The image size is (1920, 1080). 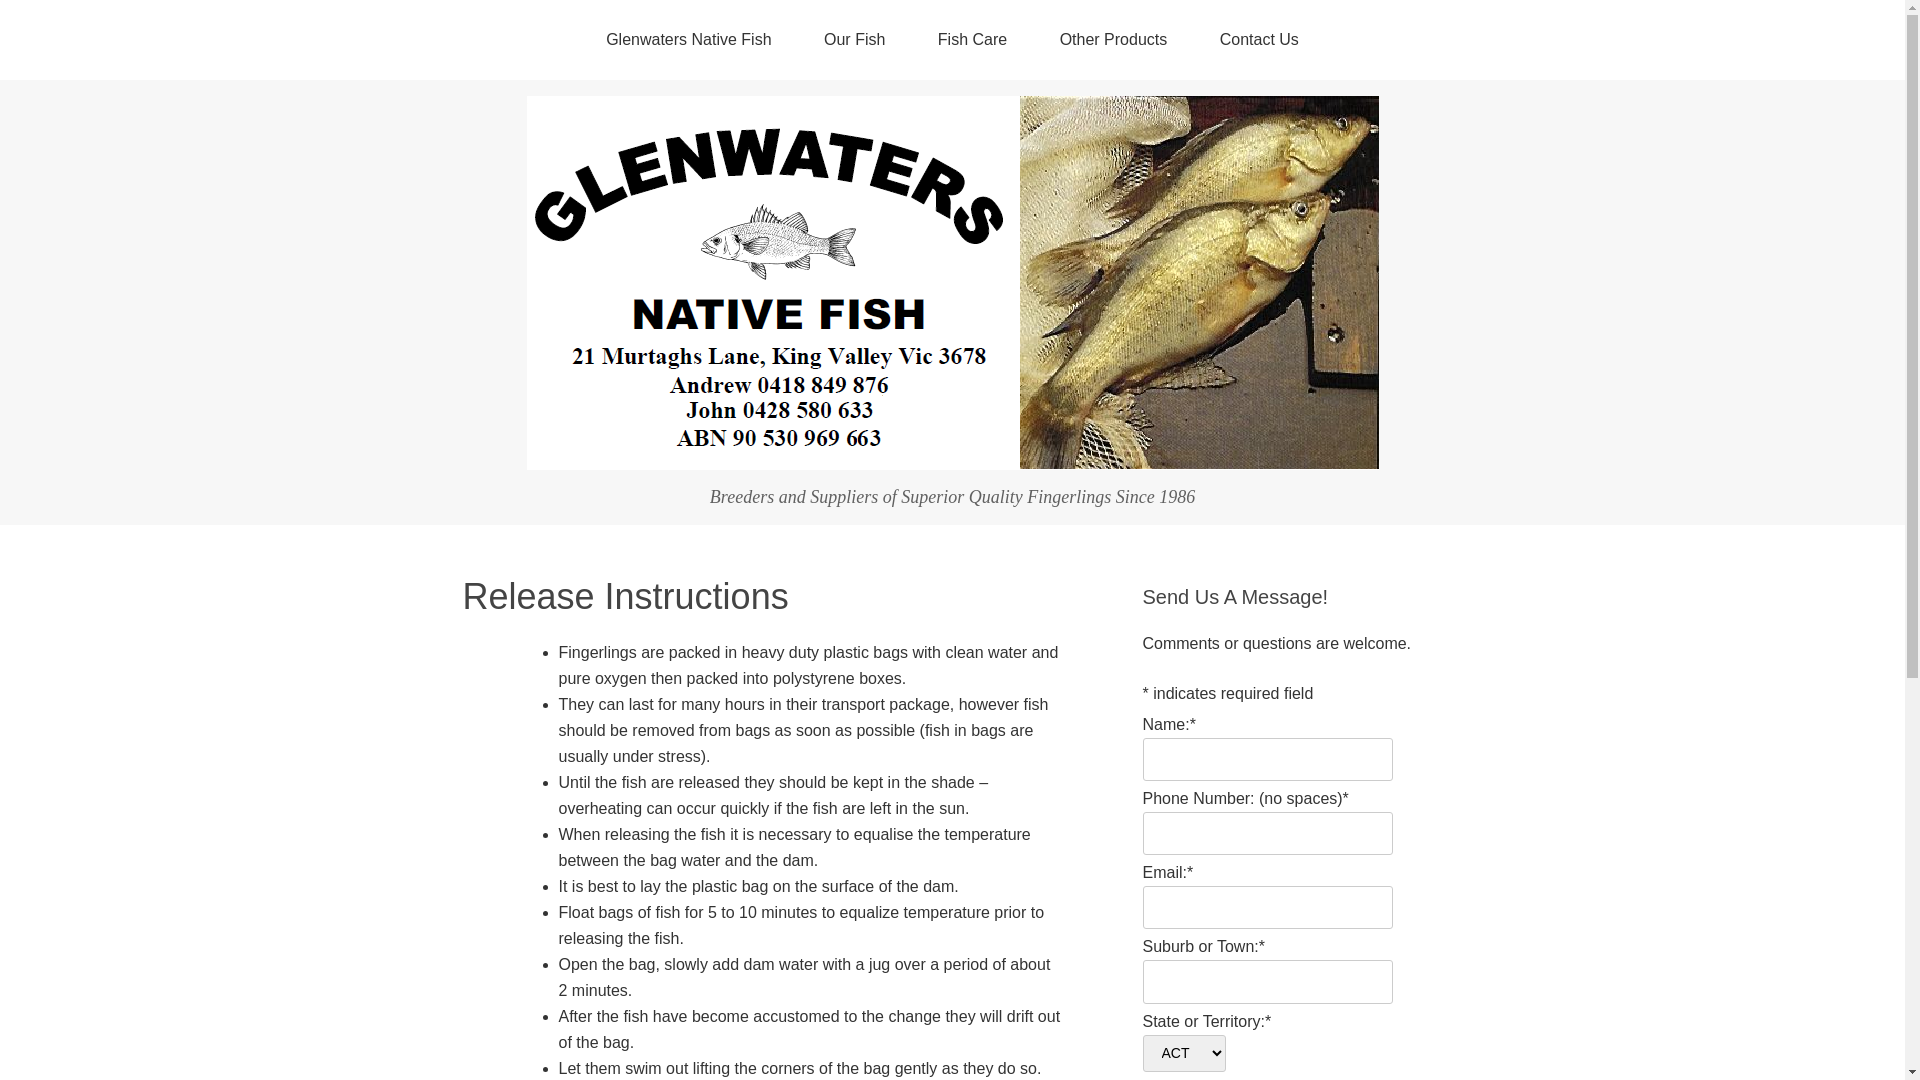 I want to click on 'Contact Us', so click(x=1195, y=39).